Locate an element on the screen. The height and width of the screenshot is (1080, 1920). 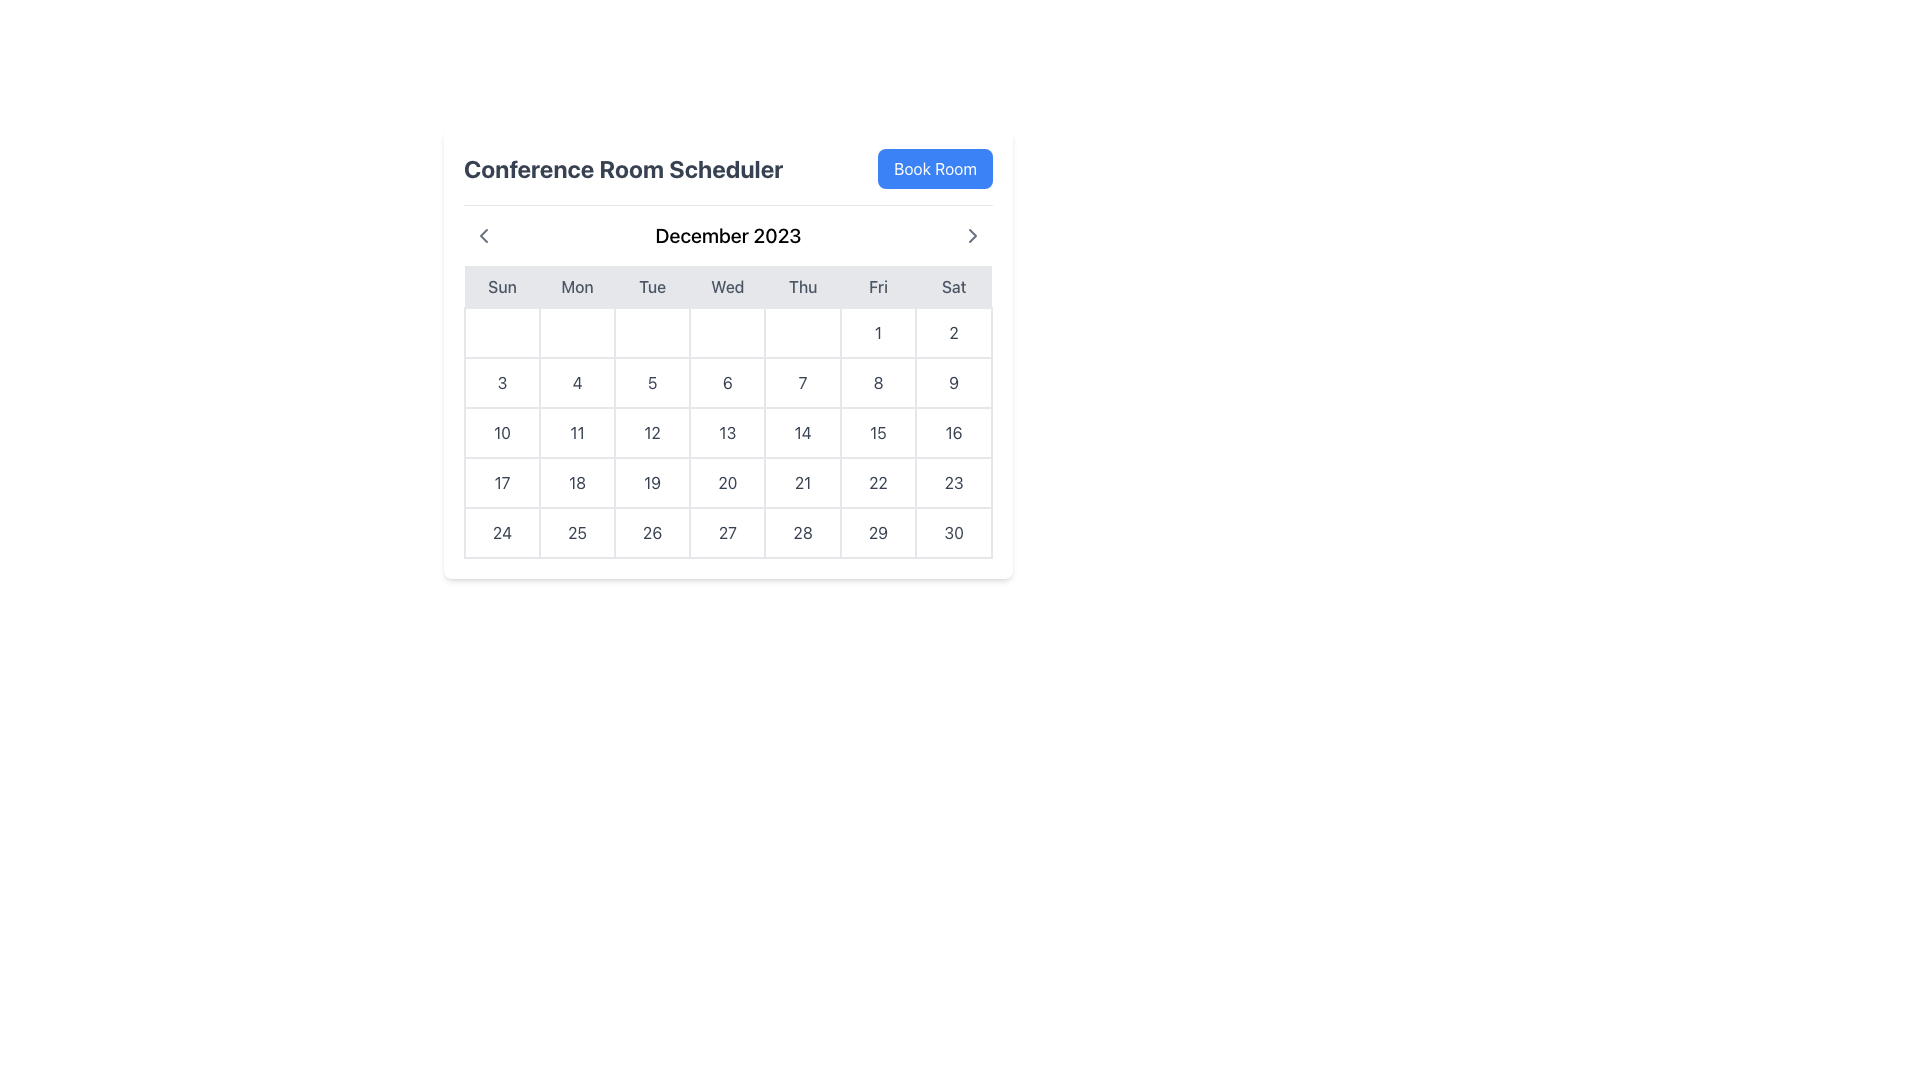
the rounded rectangular button labeled '3' which has a gray border and white background, located at the leftmost position of a series of numbered buttons is located at coordinates (502, 382).